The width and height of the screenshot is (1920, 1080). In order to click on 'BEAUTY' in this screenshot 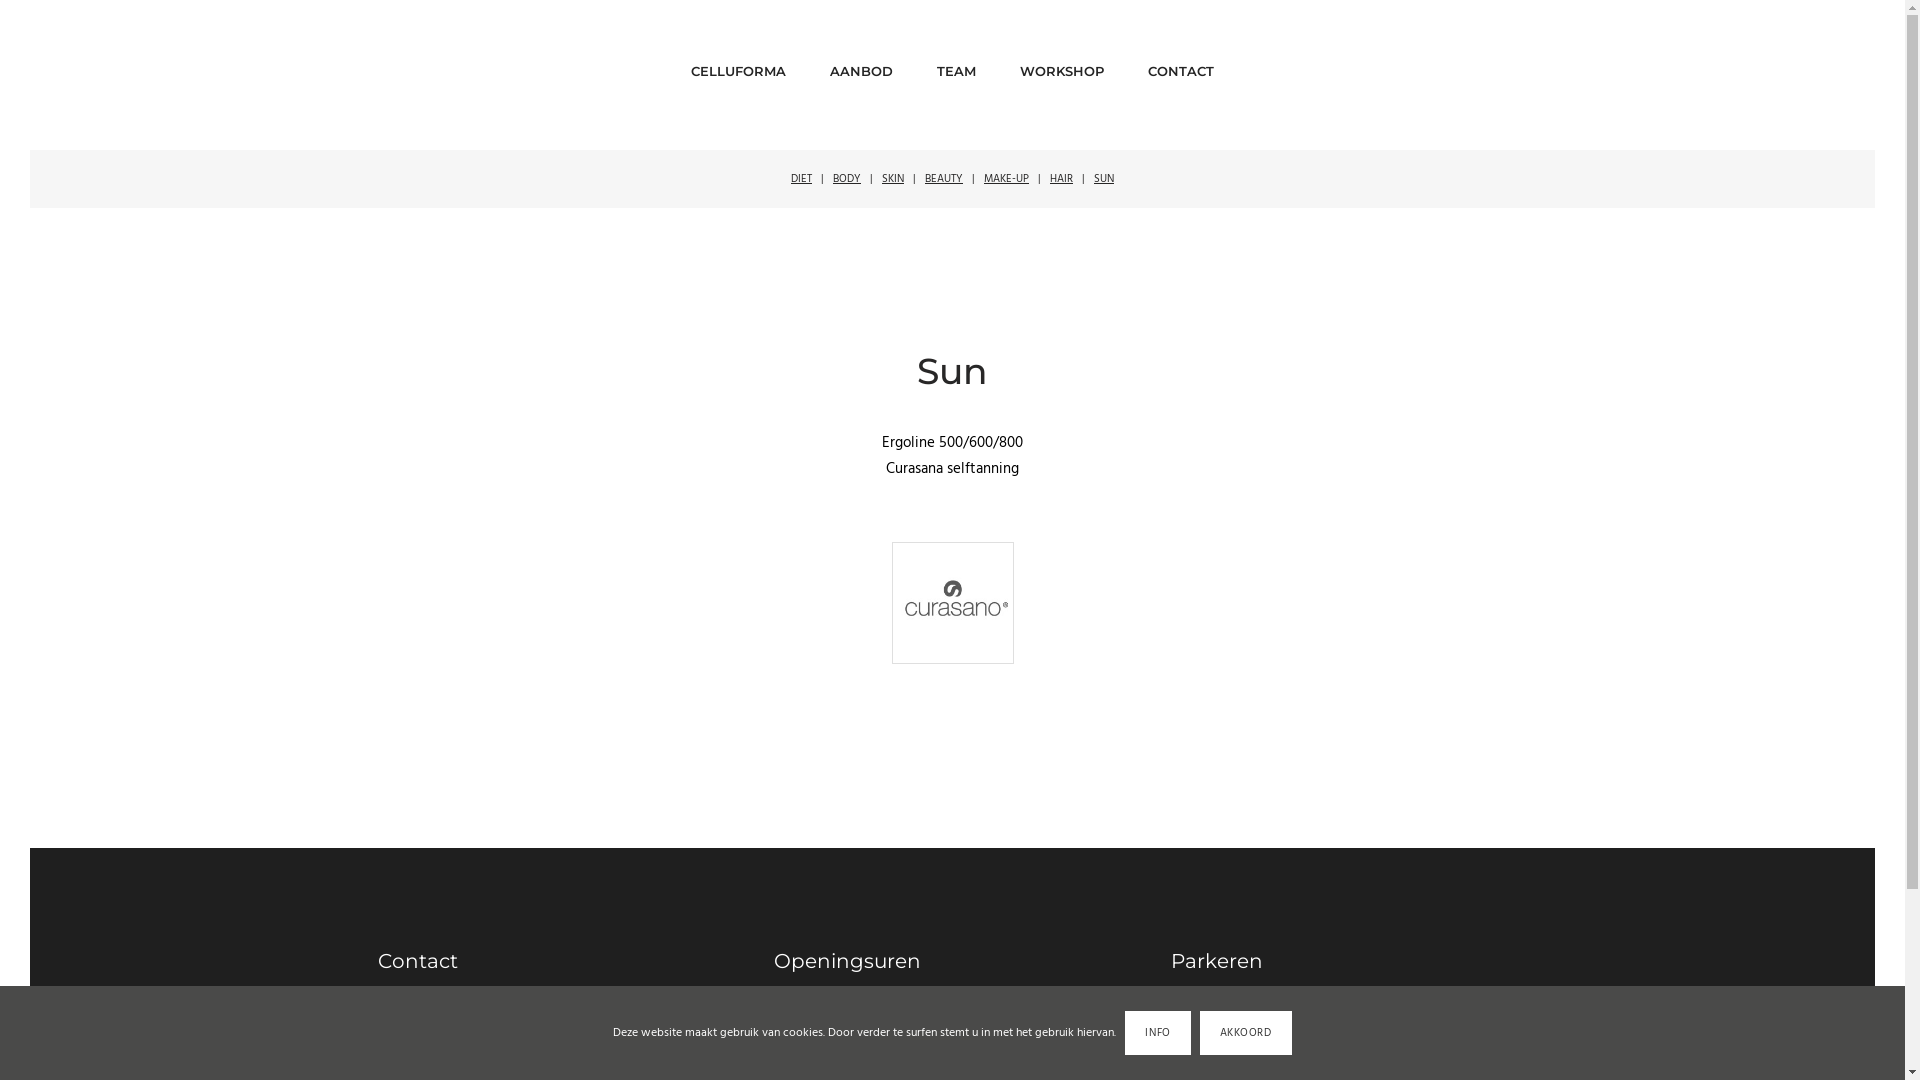, I will do `click(943, 177)`.